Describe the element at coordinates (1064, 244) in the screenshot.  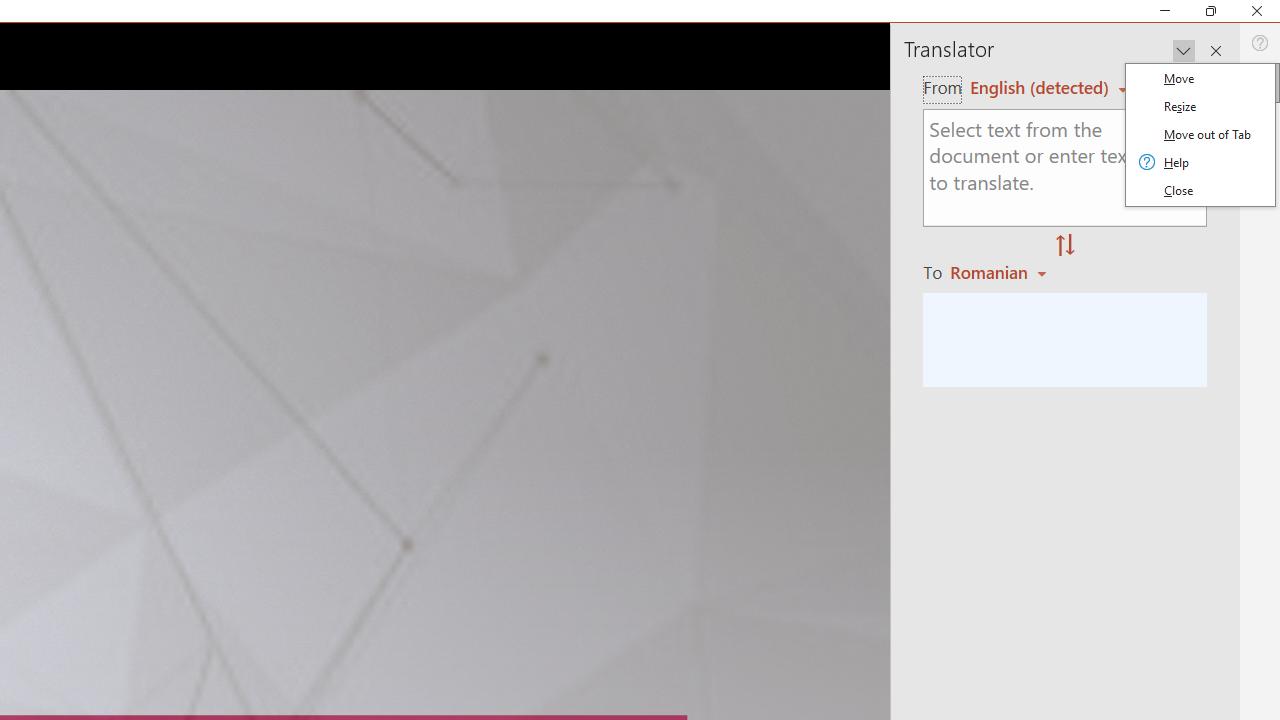
I see `'Swap "from" and "to" languages.'` at that location.